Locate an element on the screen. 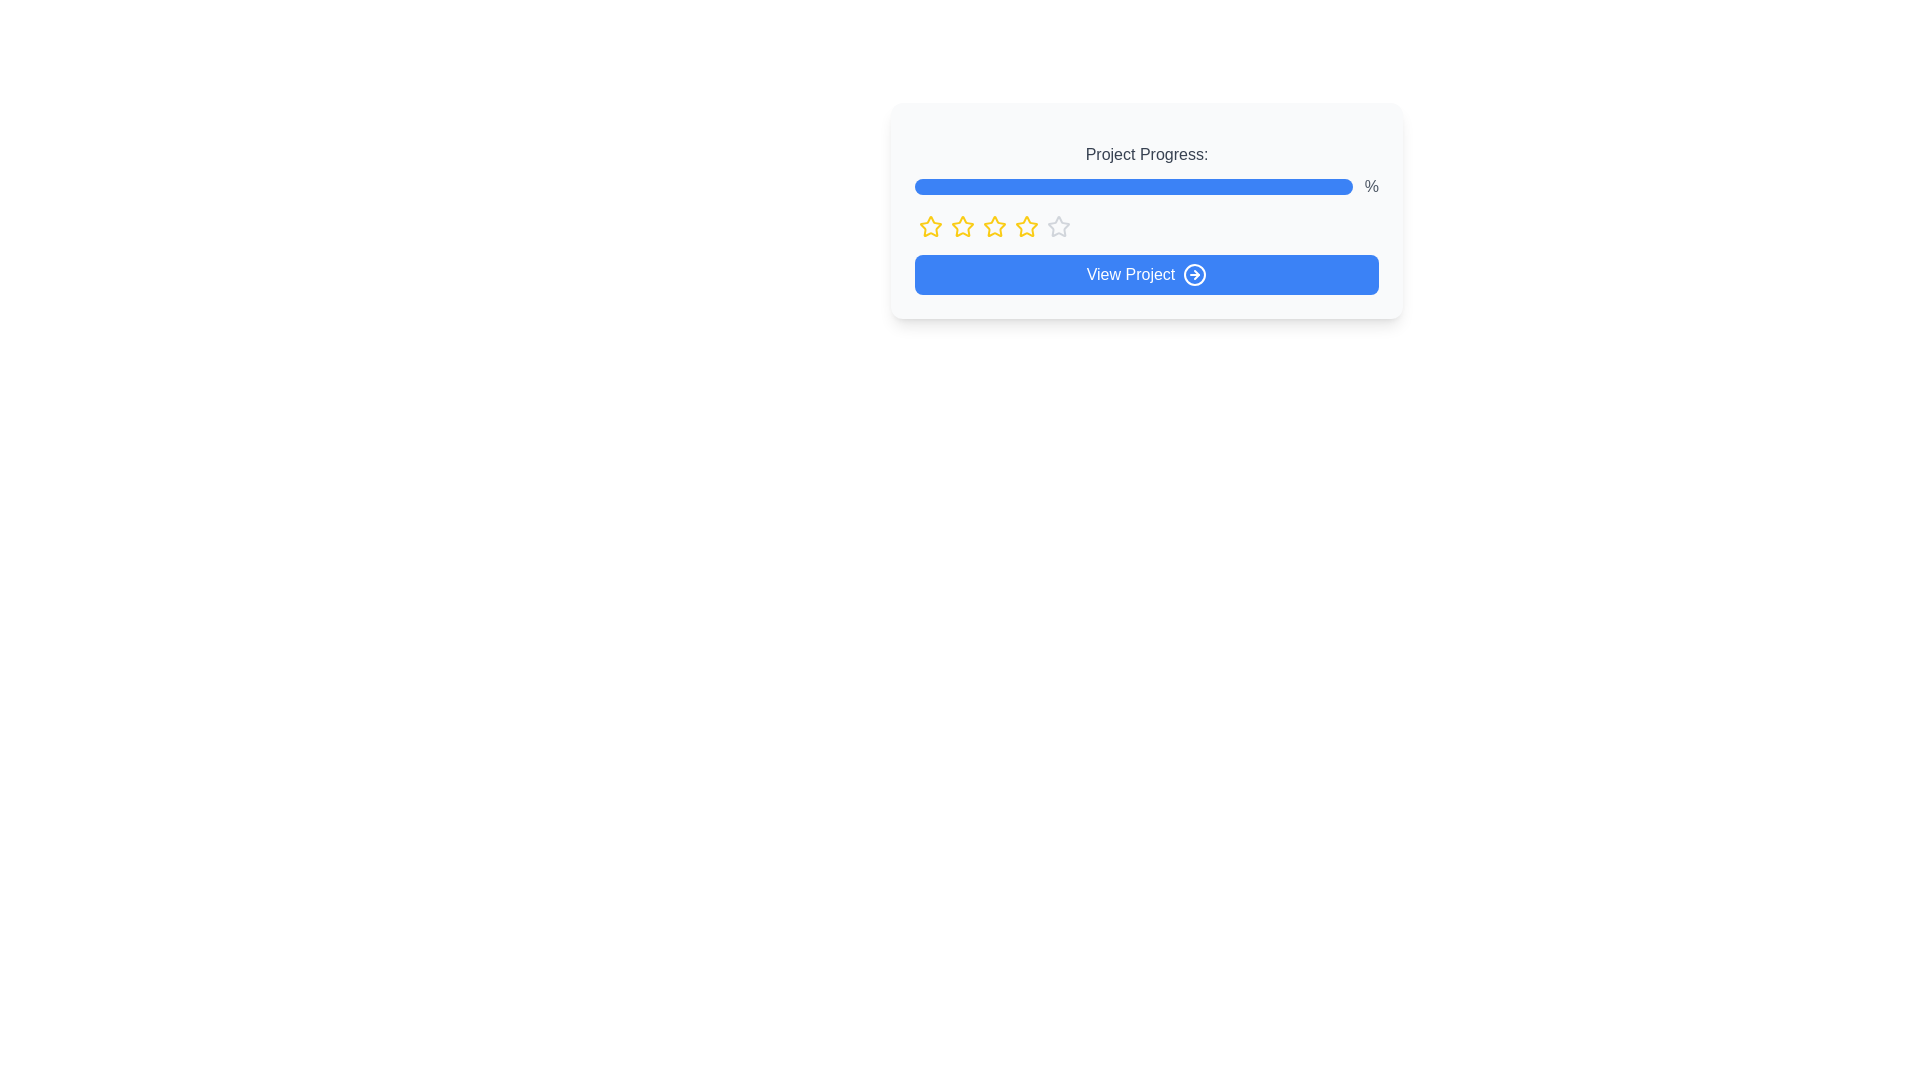 This screenshot has width=1920, height=1080. the SVG Circle decorative feature located on the right side of the 'View Project' button is located at coordinates (1195, 274).